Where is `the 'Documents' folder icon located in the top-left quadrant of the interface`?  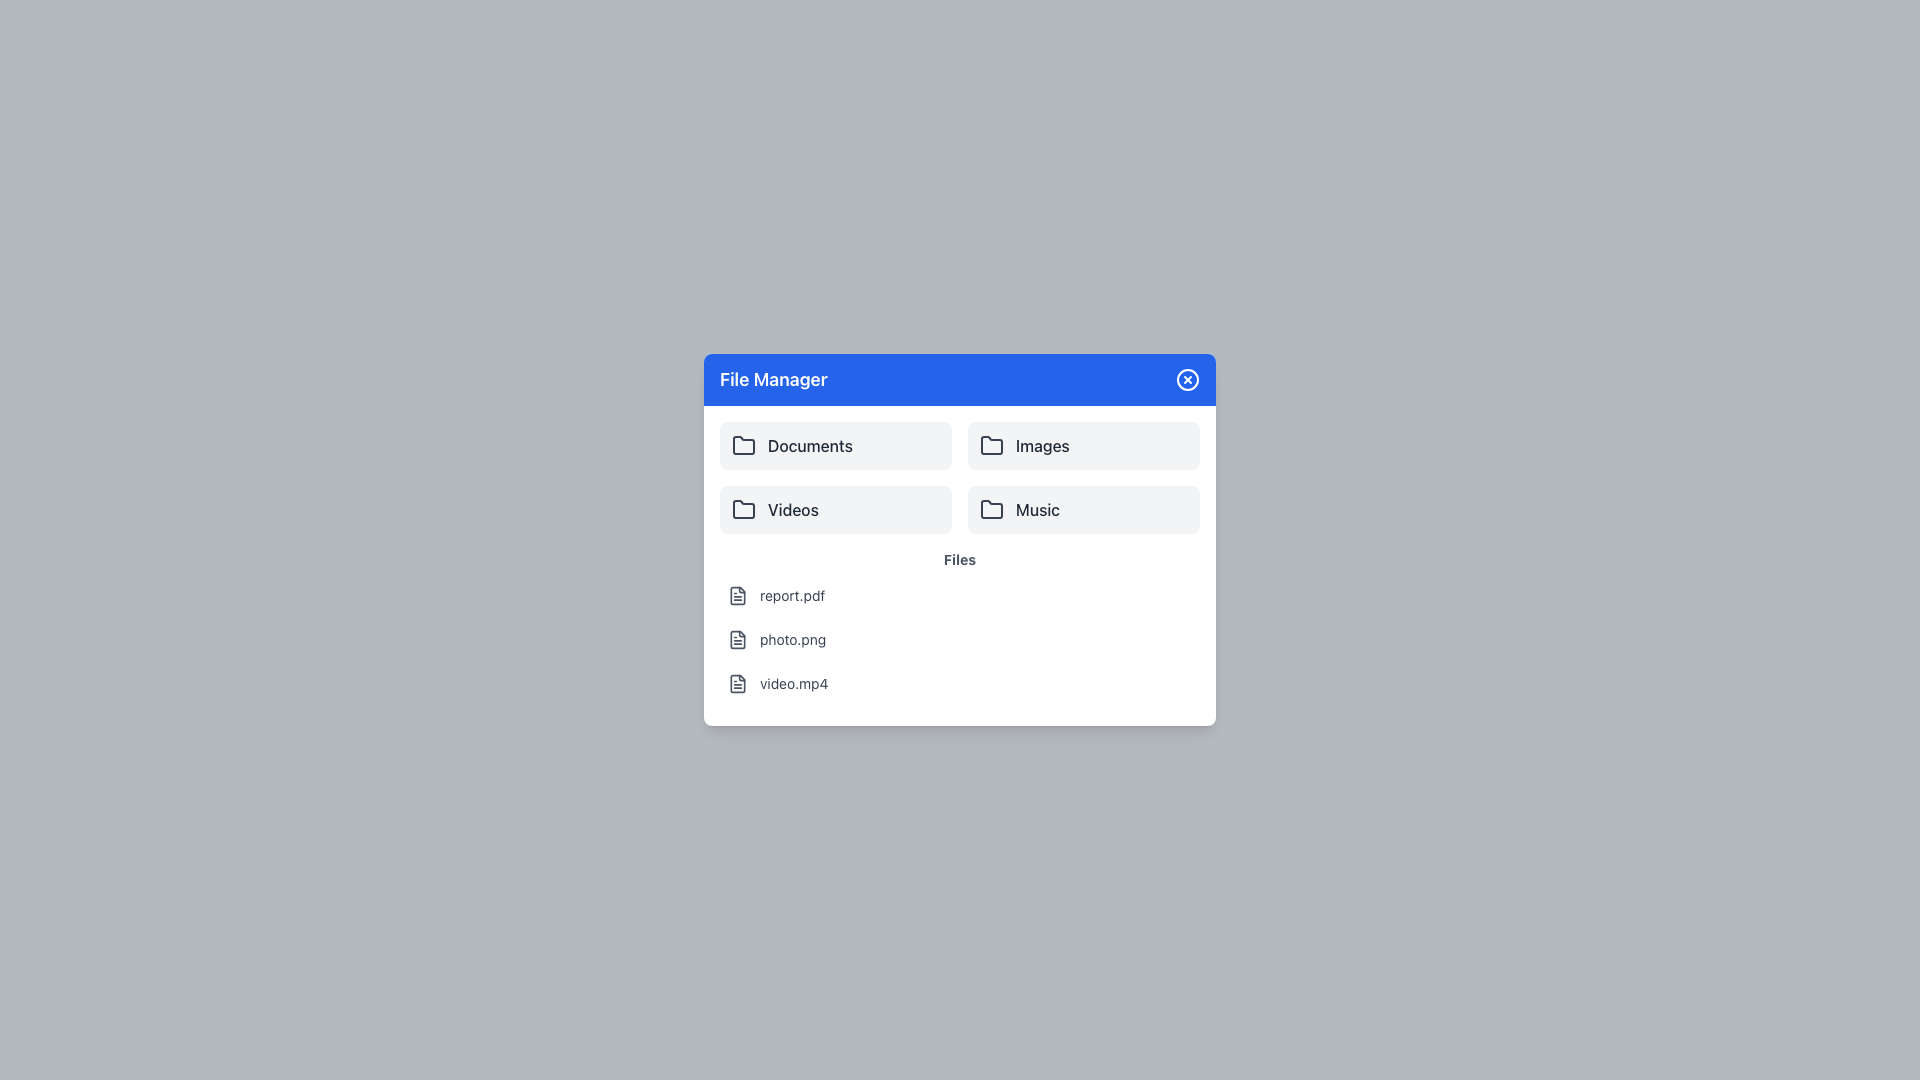 the 'Documents' folder icon located in the top-left quadrant of the interface is located at coordinates (743, 445).